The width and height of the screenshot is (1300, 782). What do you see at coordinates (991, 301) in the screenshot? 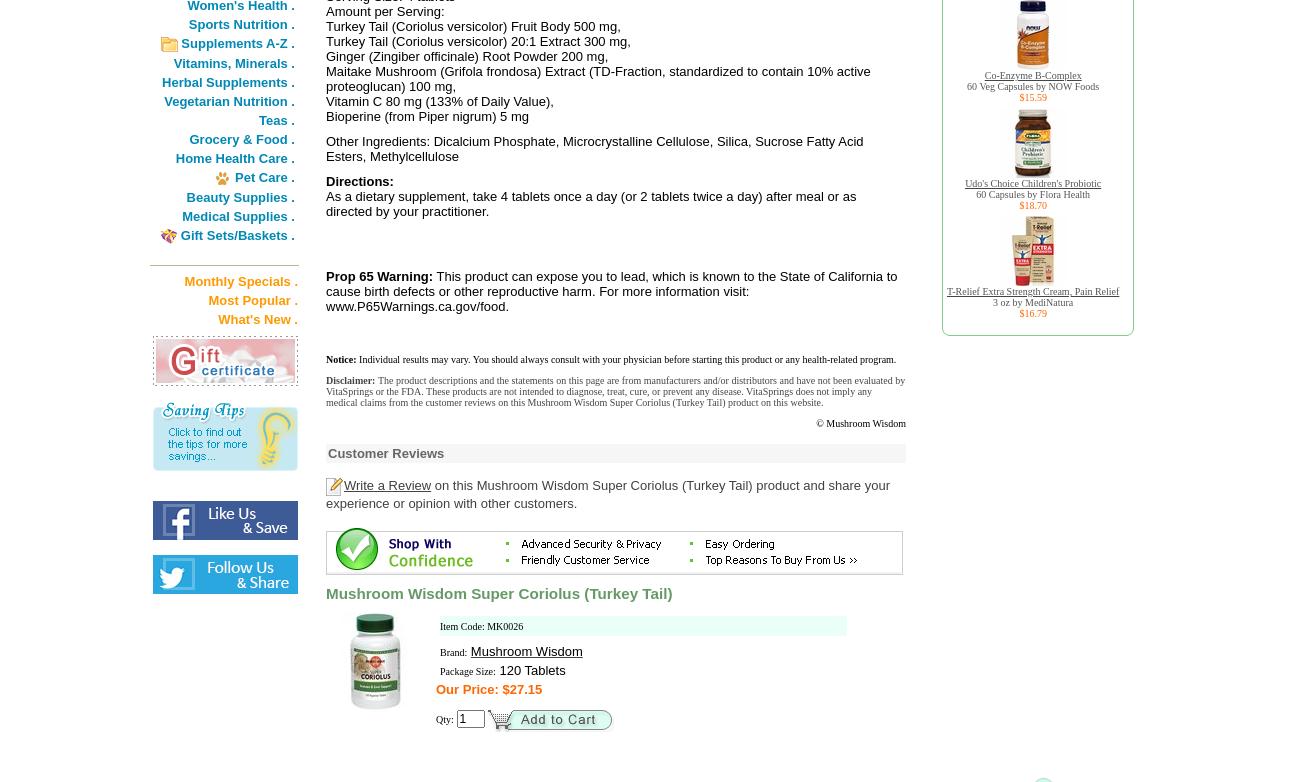
I see `'3 oz by MediNatura'` at bounding box center [991, 301].